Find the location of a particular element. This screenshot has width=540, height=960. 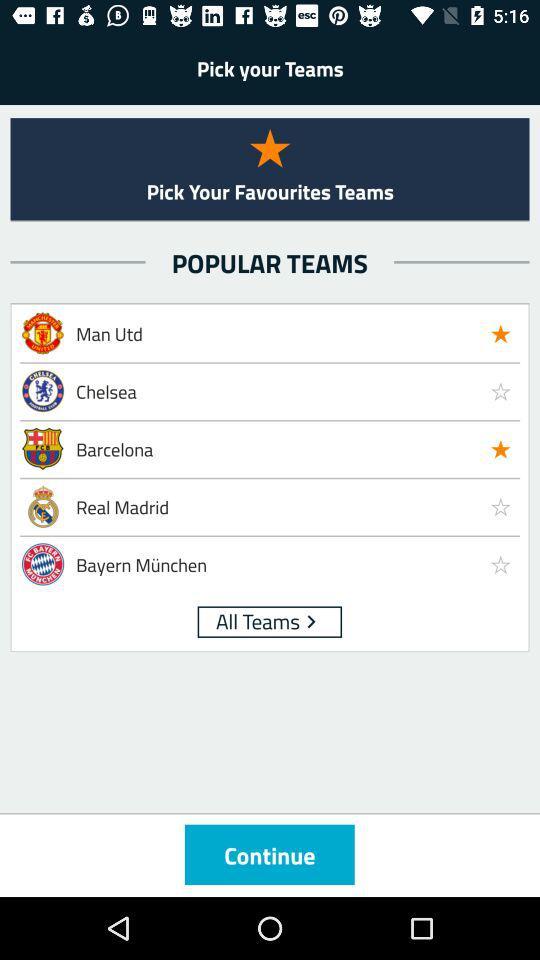

the continue is located at coordinates (269, 853).